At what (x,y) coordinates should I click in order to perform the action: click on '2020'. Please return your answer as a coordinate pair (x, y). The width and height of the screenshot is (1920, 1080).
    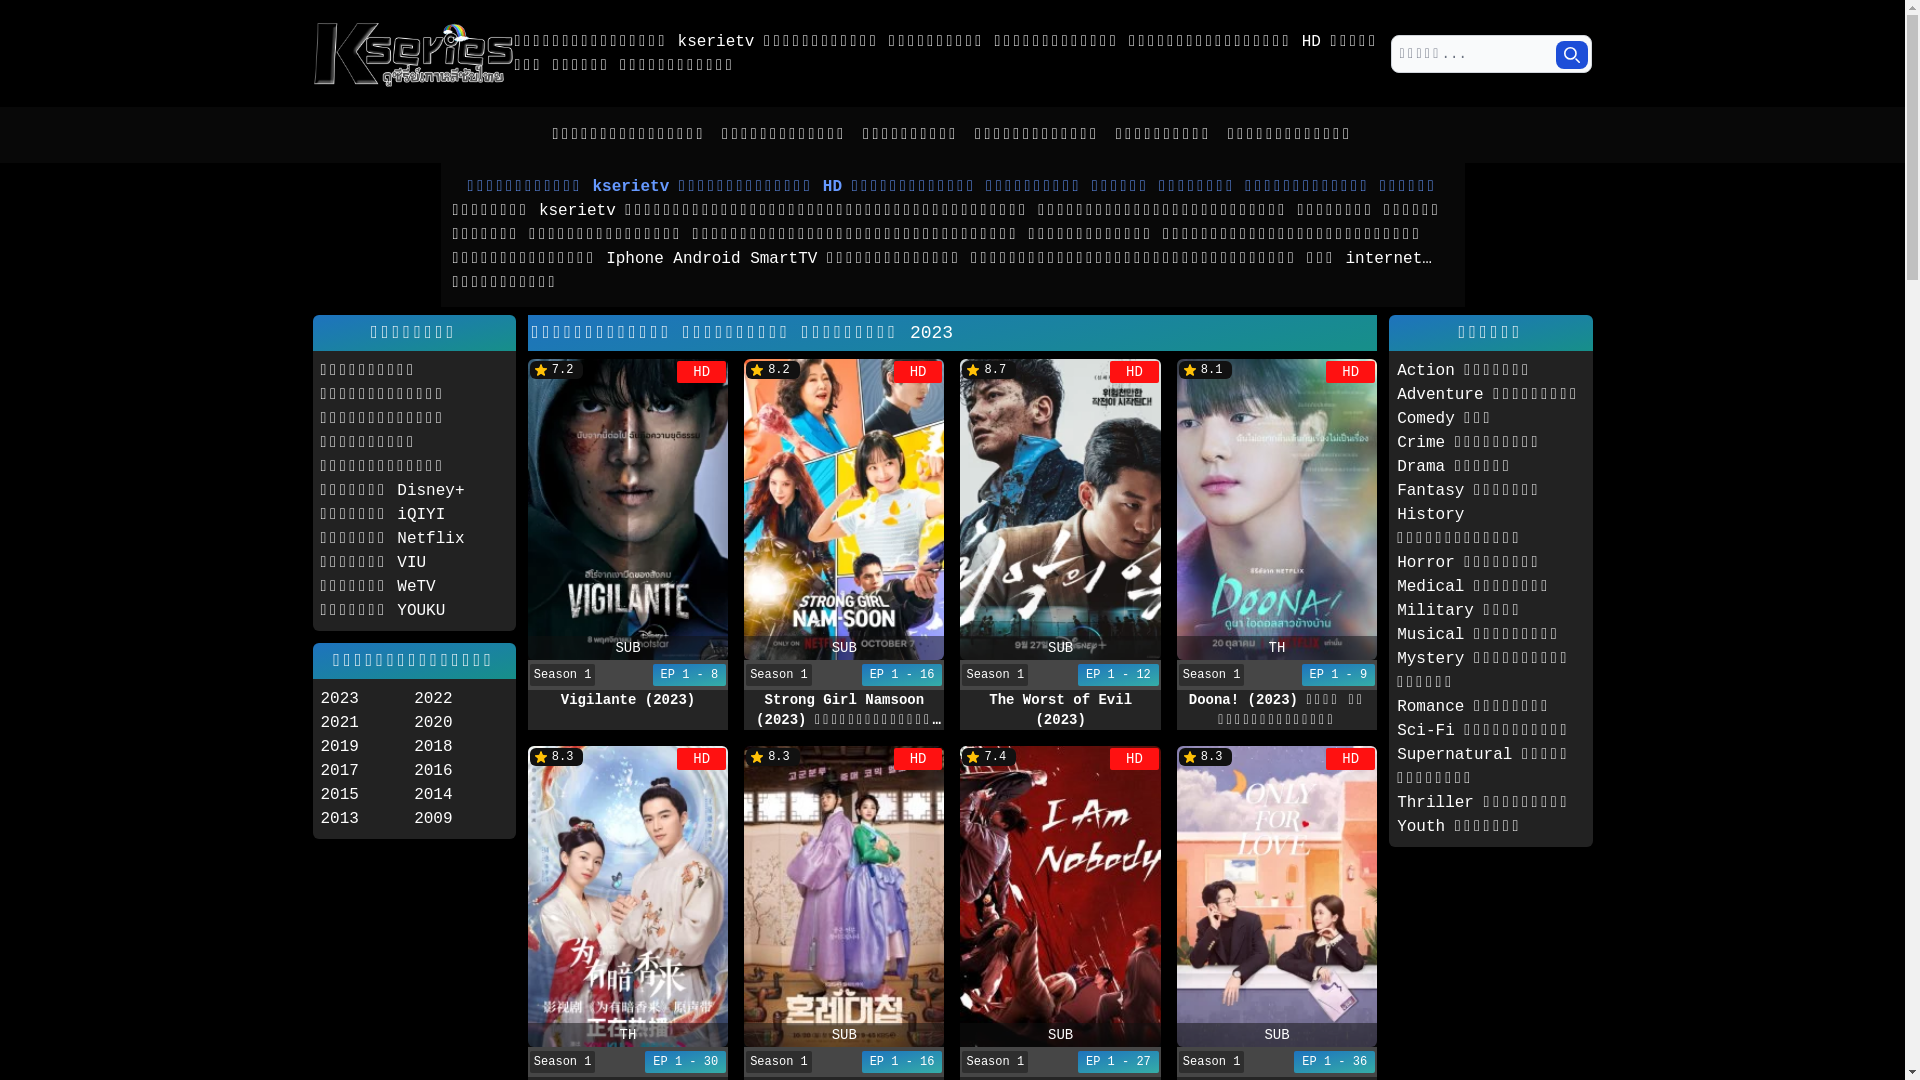
    Looking at the image, I should click on (459, 722).